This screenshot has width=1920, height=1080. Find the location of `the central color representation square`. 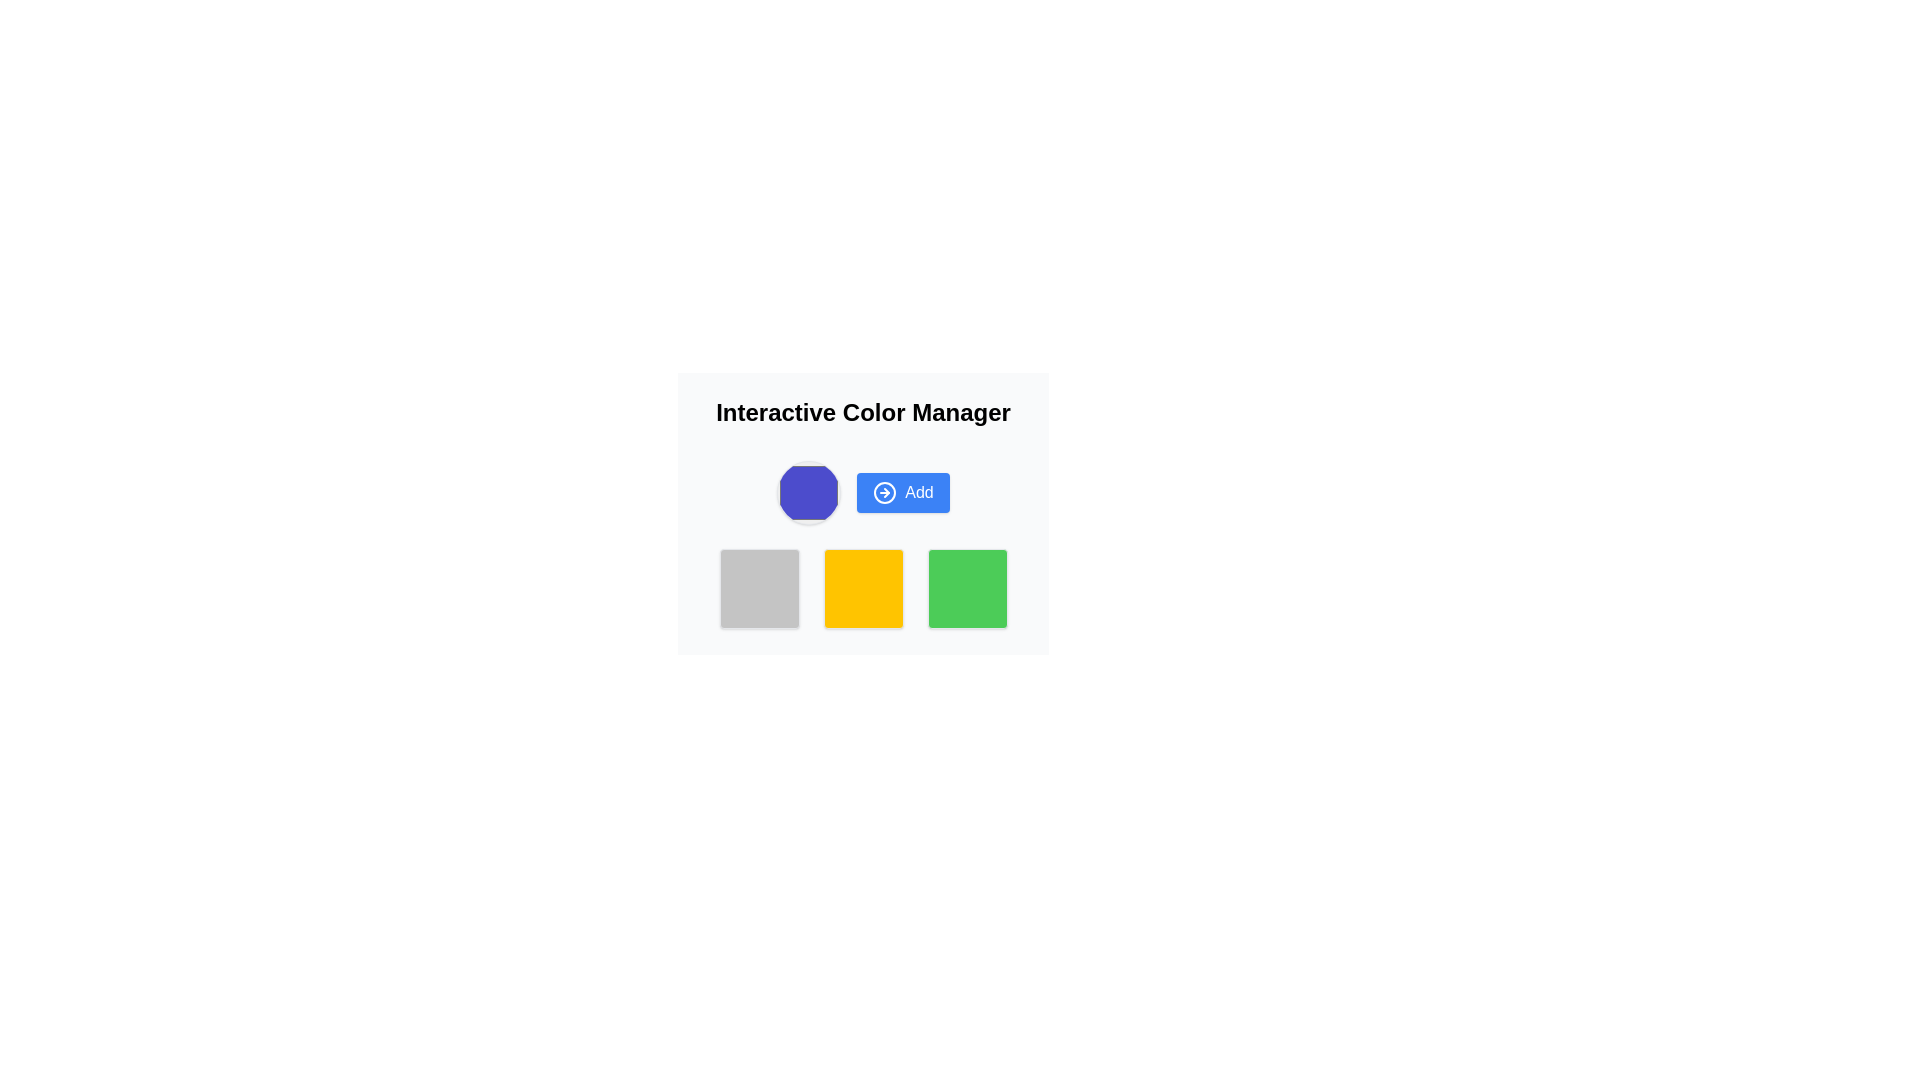

the central color representation square is located at coordinates (863, 588).